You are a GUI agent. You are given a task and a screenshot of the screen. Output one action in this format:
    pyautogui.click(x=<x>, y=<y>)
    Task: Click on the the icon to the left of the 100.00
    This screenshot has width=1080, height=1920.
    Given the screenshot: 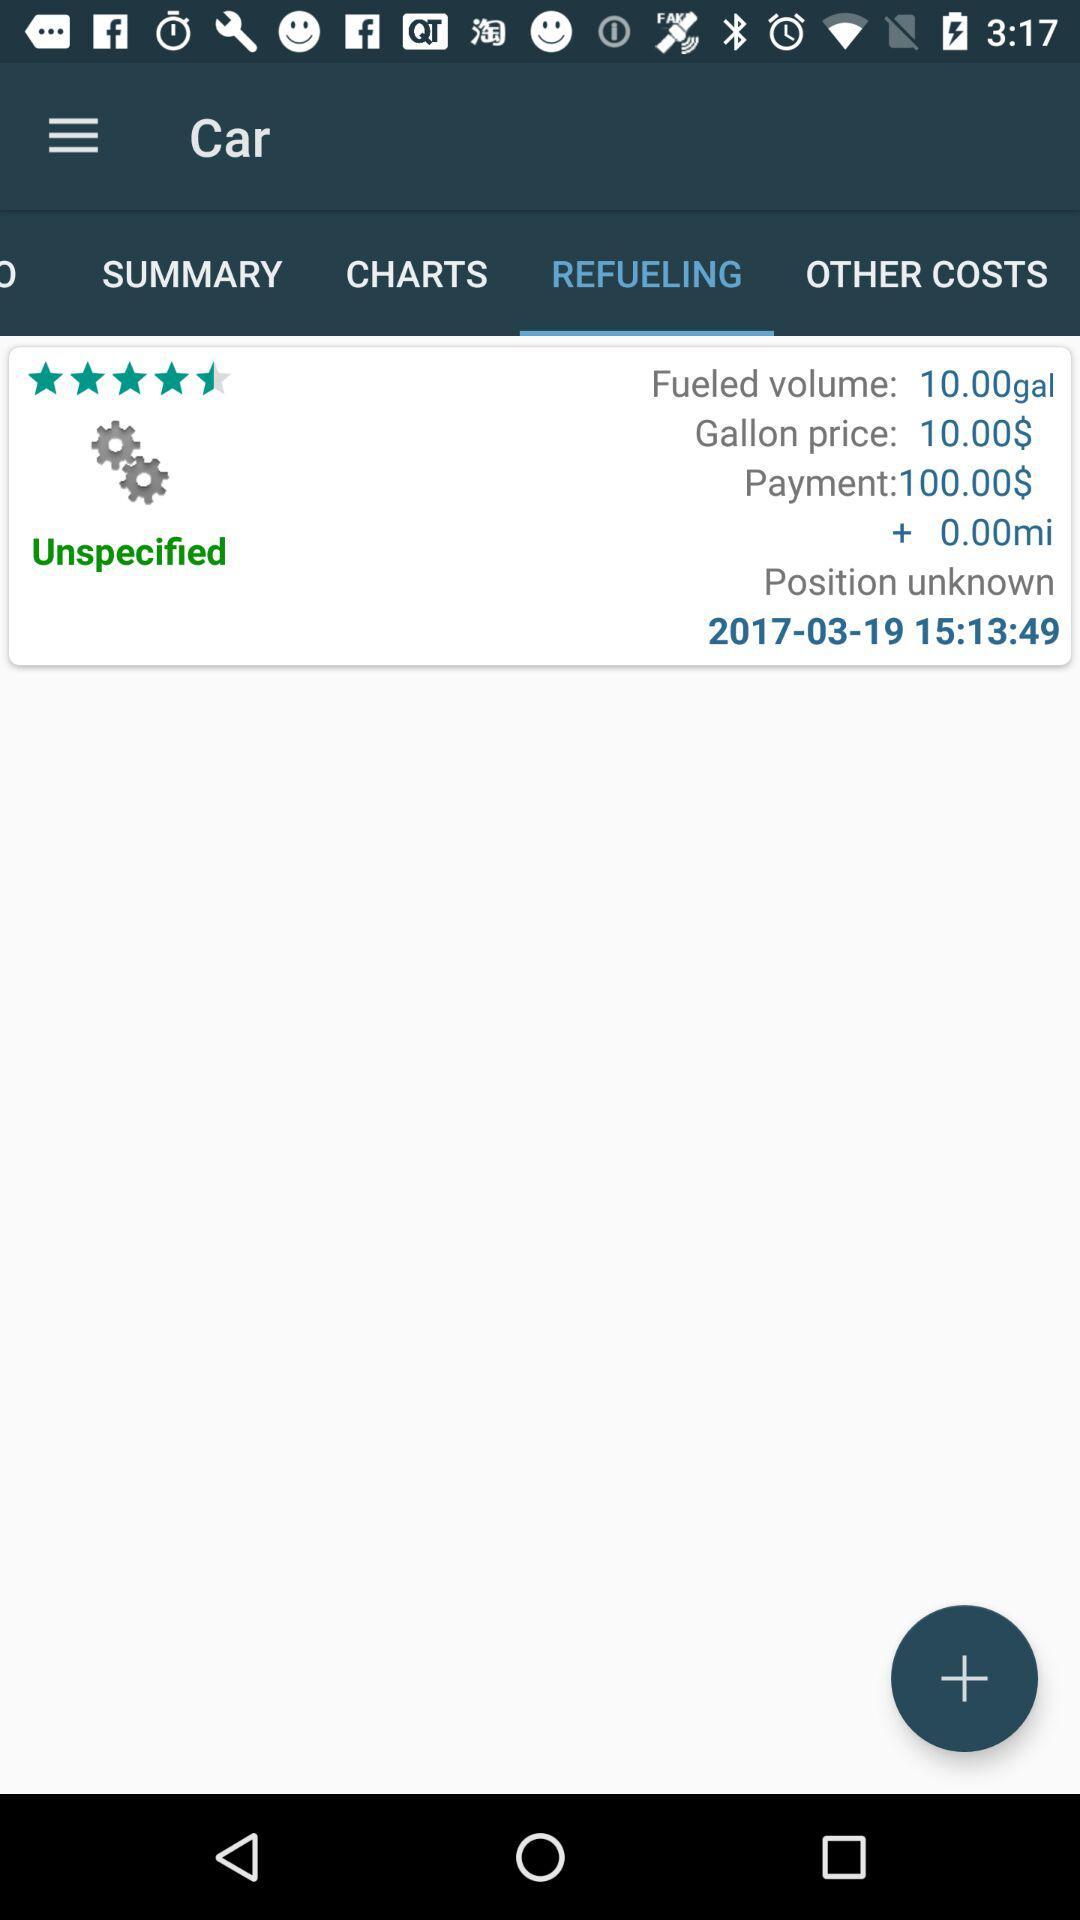 What is the action you would take?
    pyautogui.click(x=820, y=481)
    